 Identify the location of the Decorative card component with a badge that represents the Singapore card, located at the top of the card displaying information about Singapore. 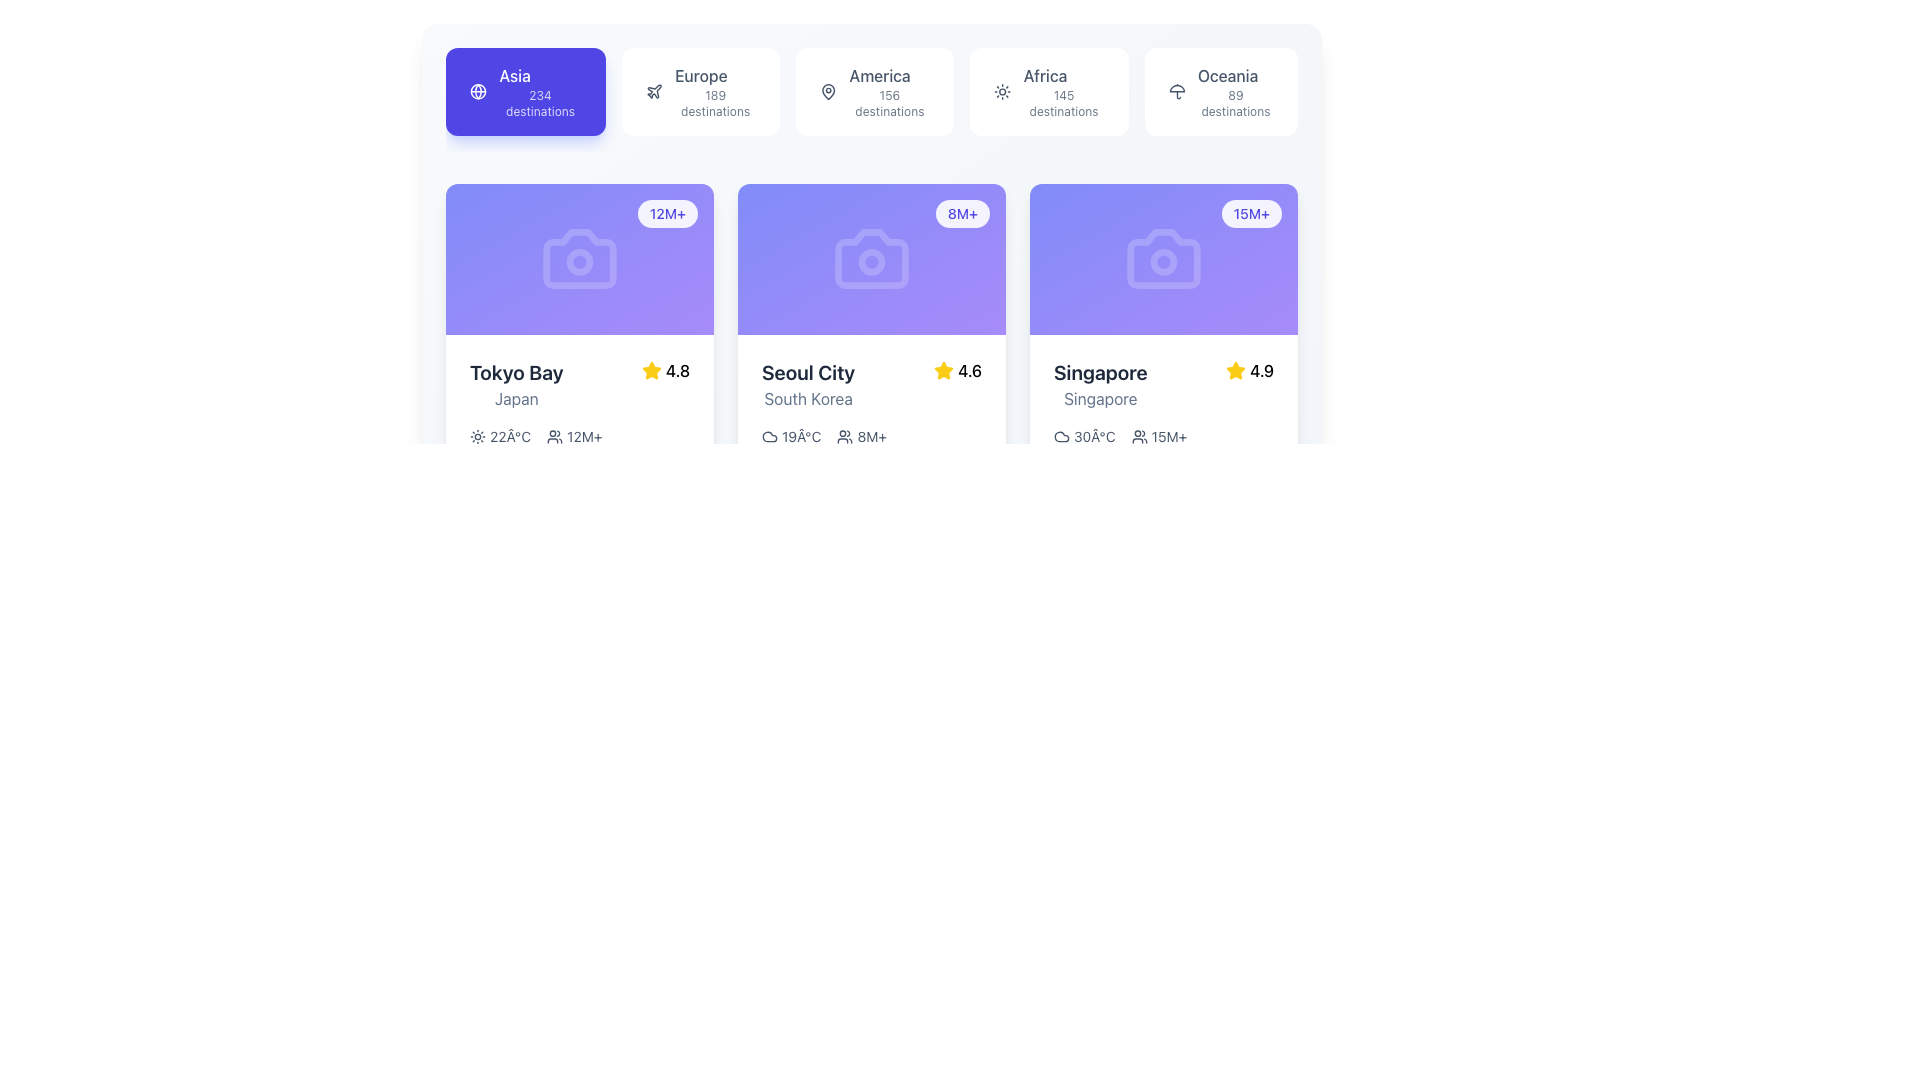
(1163, 257).